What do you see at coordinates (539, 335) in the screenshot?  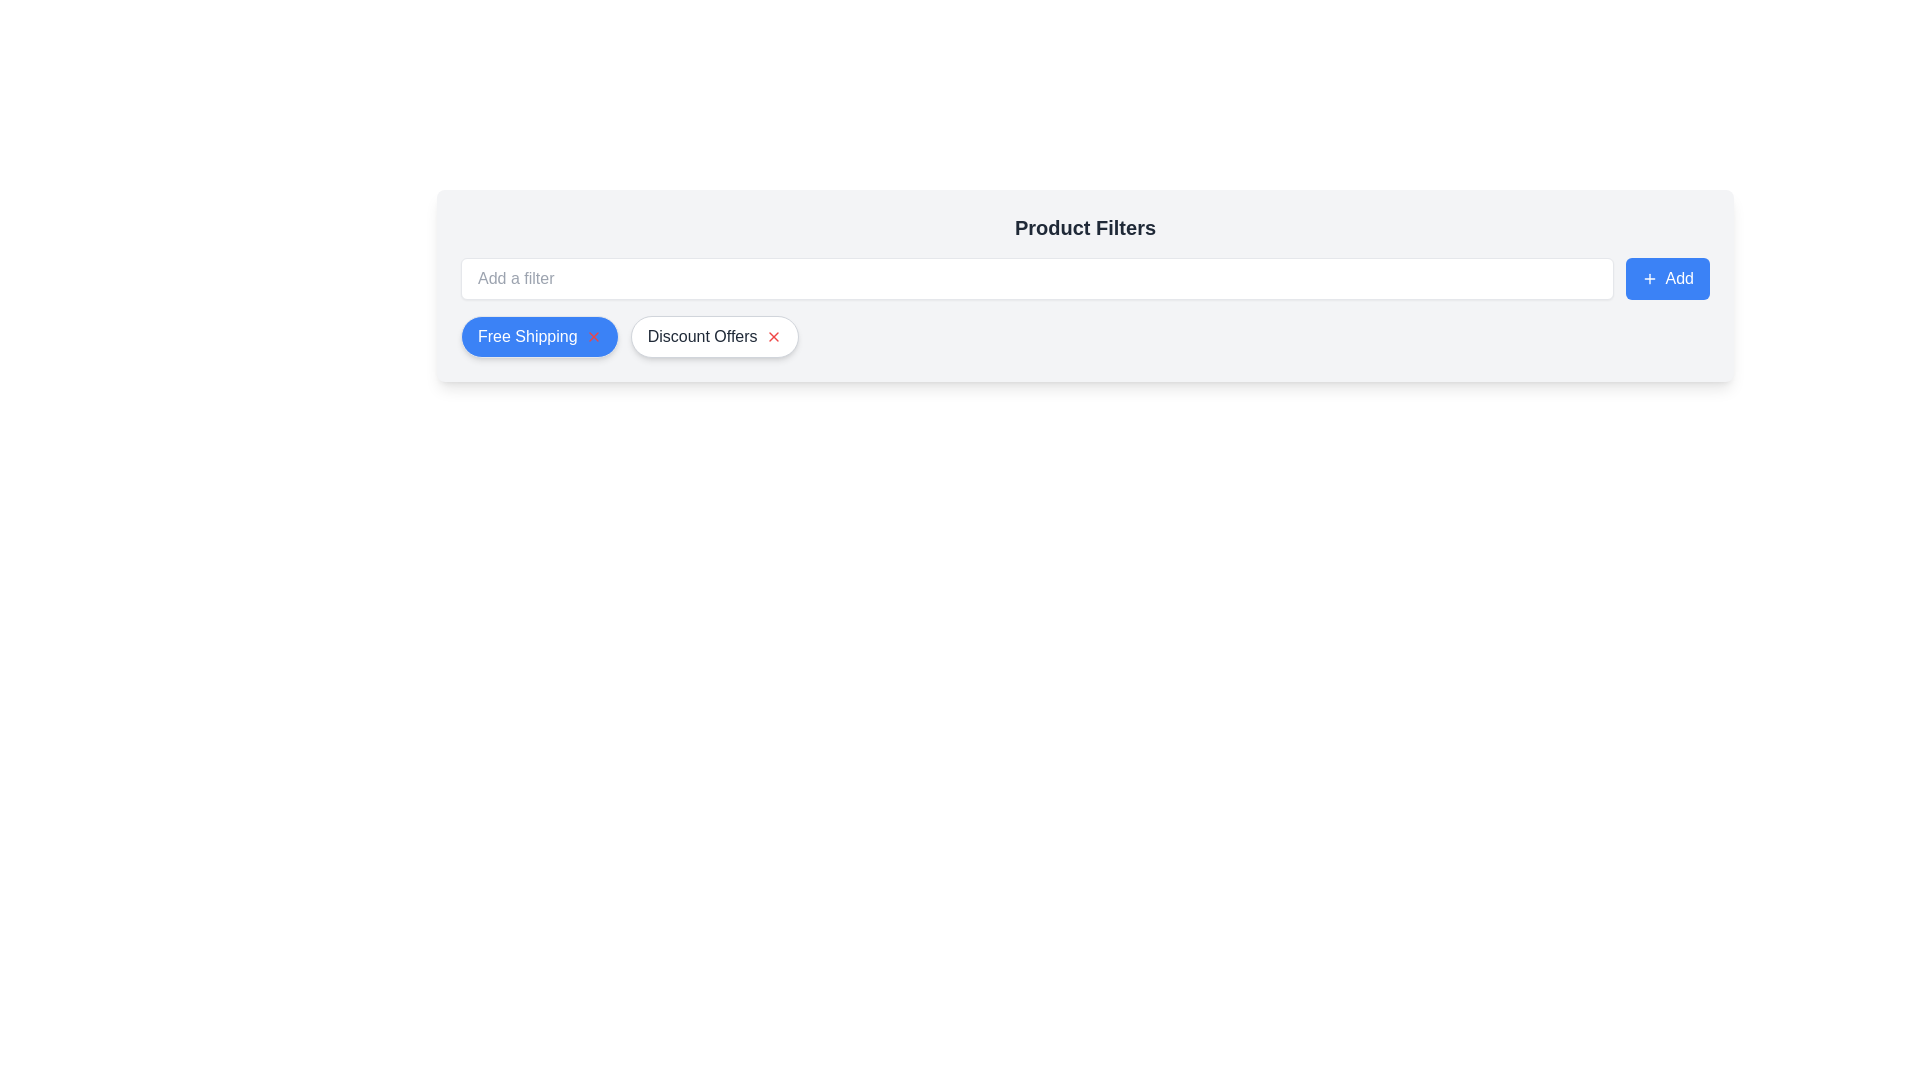 I see `the 'x' icon on the 'Free Shipping' filter button located in the 'Product Filters' section` at bounding box center [539, 335].